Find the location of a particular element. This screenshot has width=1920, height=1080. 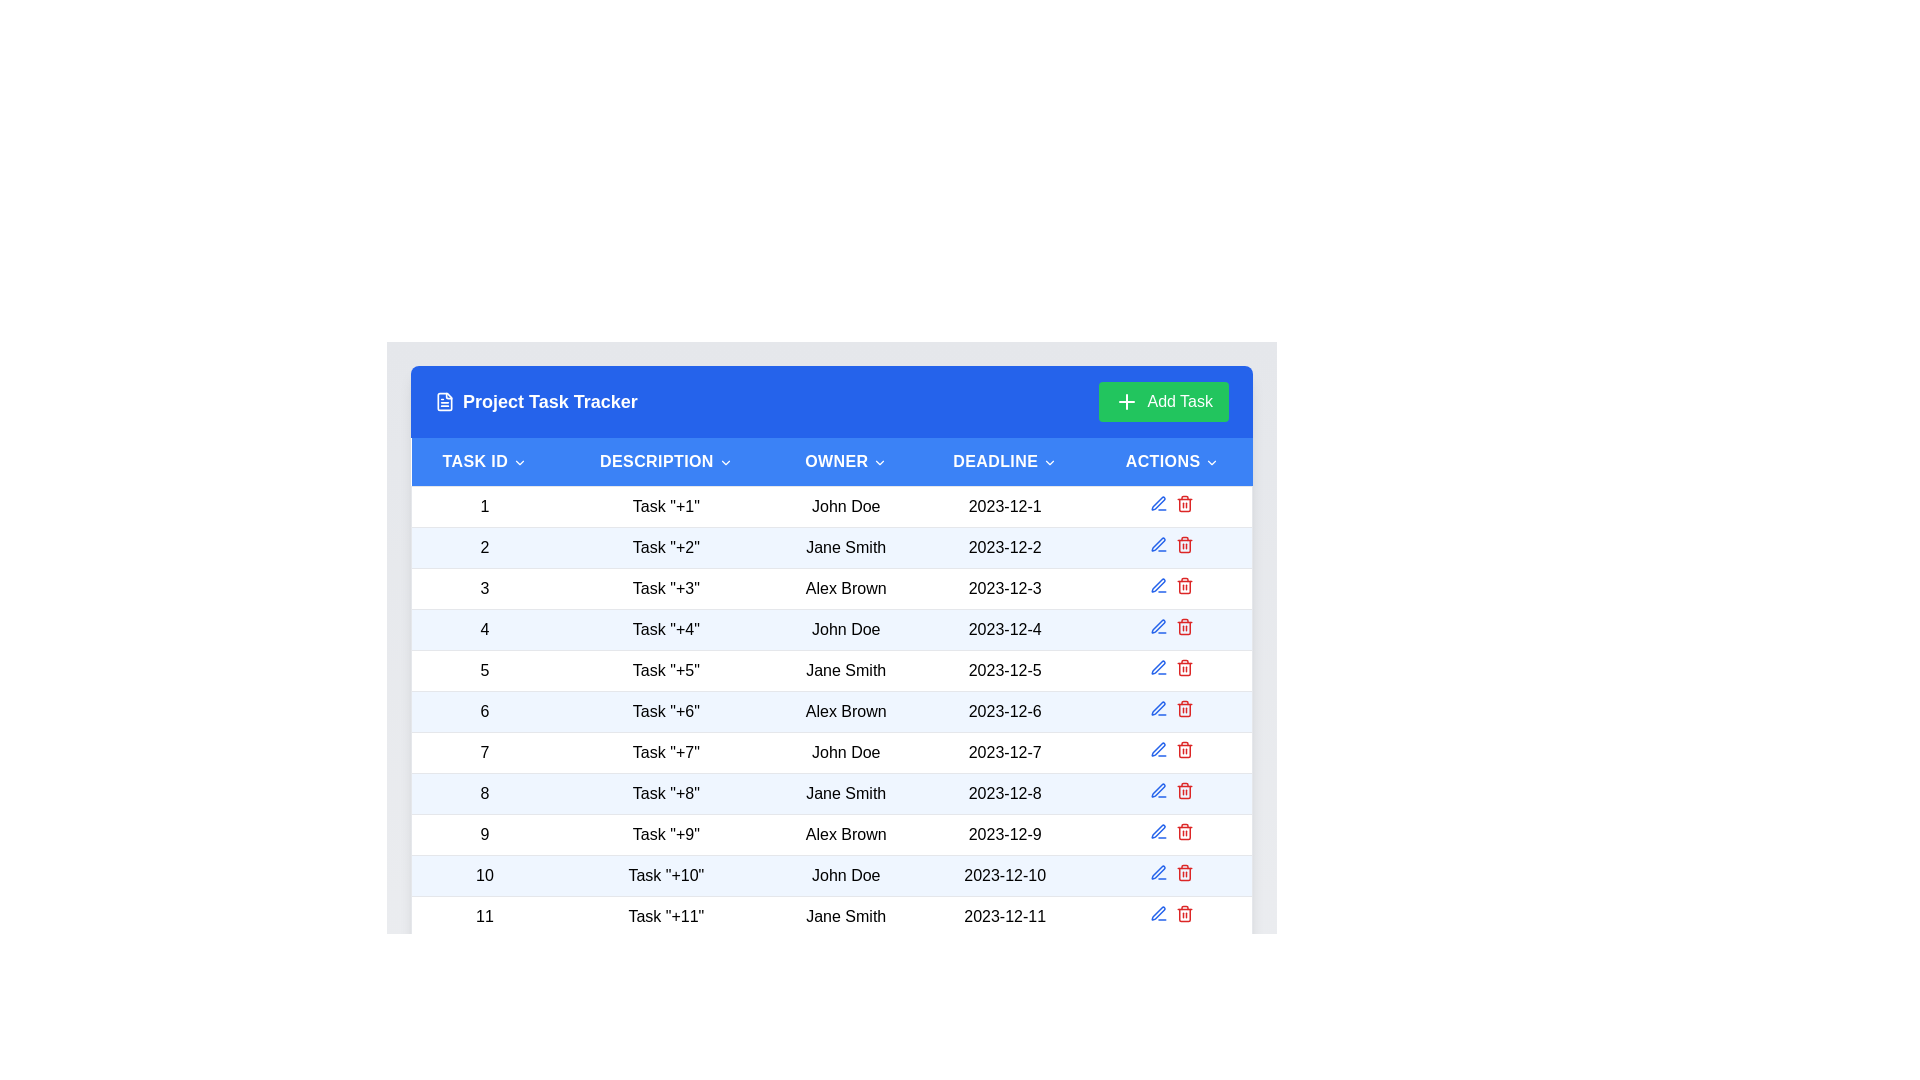

'Add Task' button to initiate the task addition process is located at coordinates (1163, 401).